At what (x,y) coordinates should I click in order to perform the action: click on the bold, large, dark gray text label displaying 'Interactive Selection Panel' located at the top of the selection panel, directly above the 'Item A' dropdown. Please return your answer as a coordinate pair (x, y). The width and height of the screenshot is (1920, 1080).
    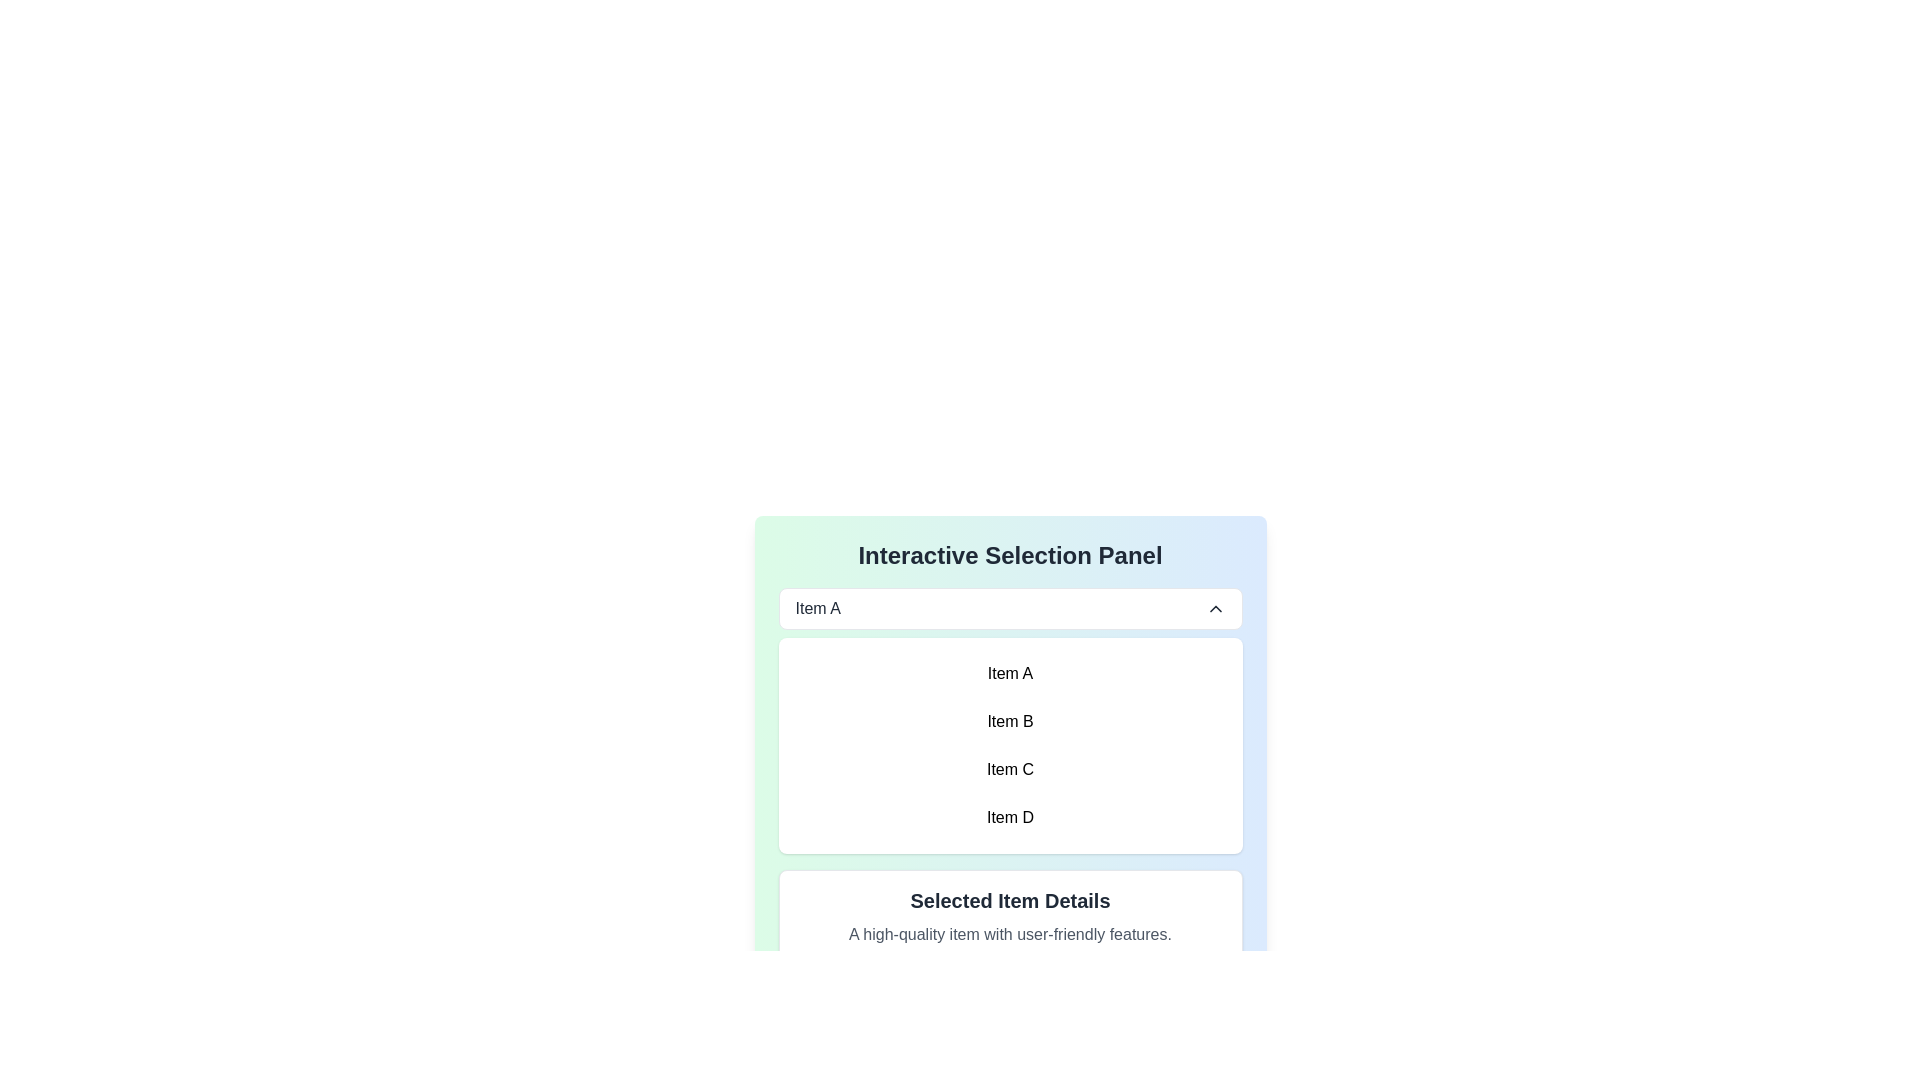
    Looking at the image, I should click on (1010, 555).